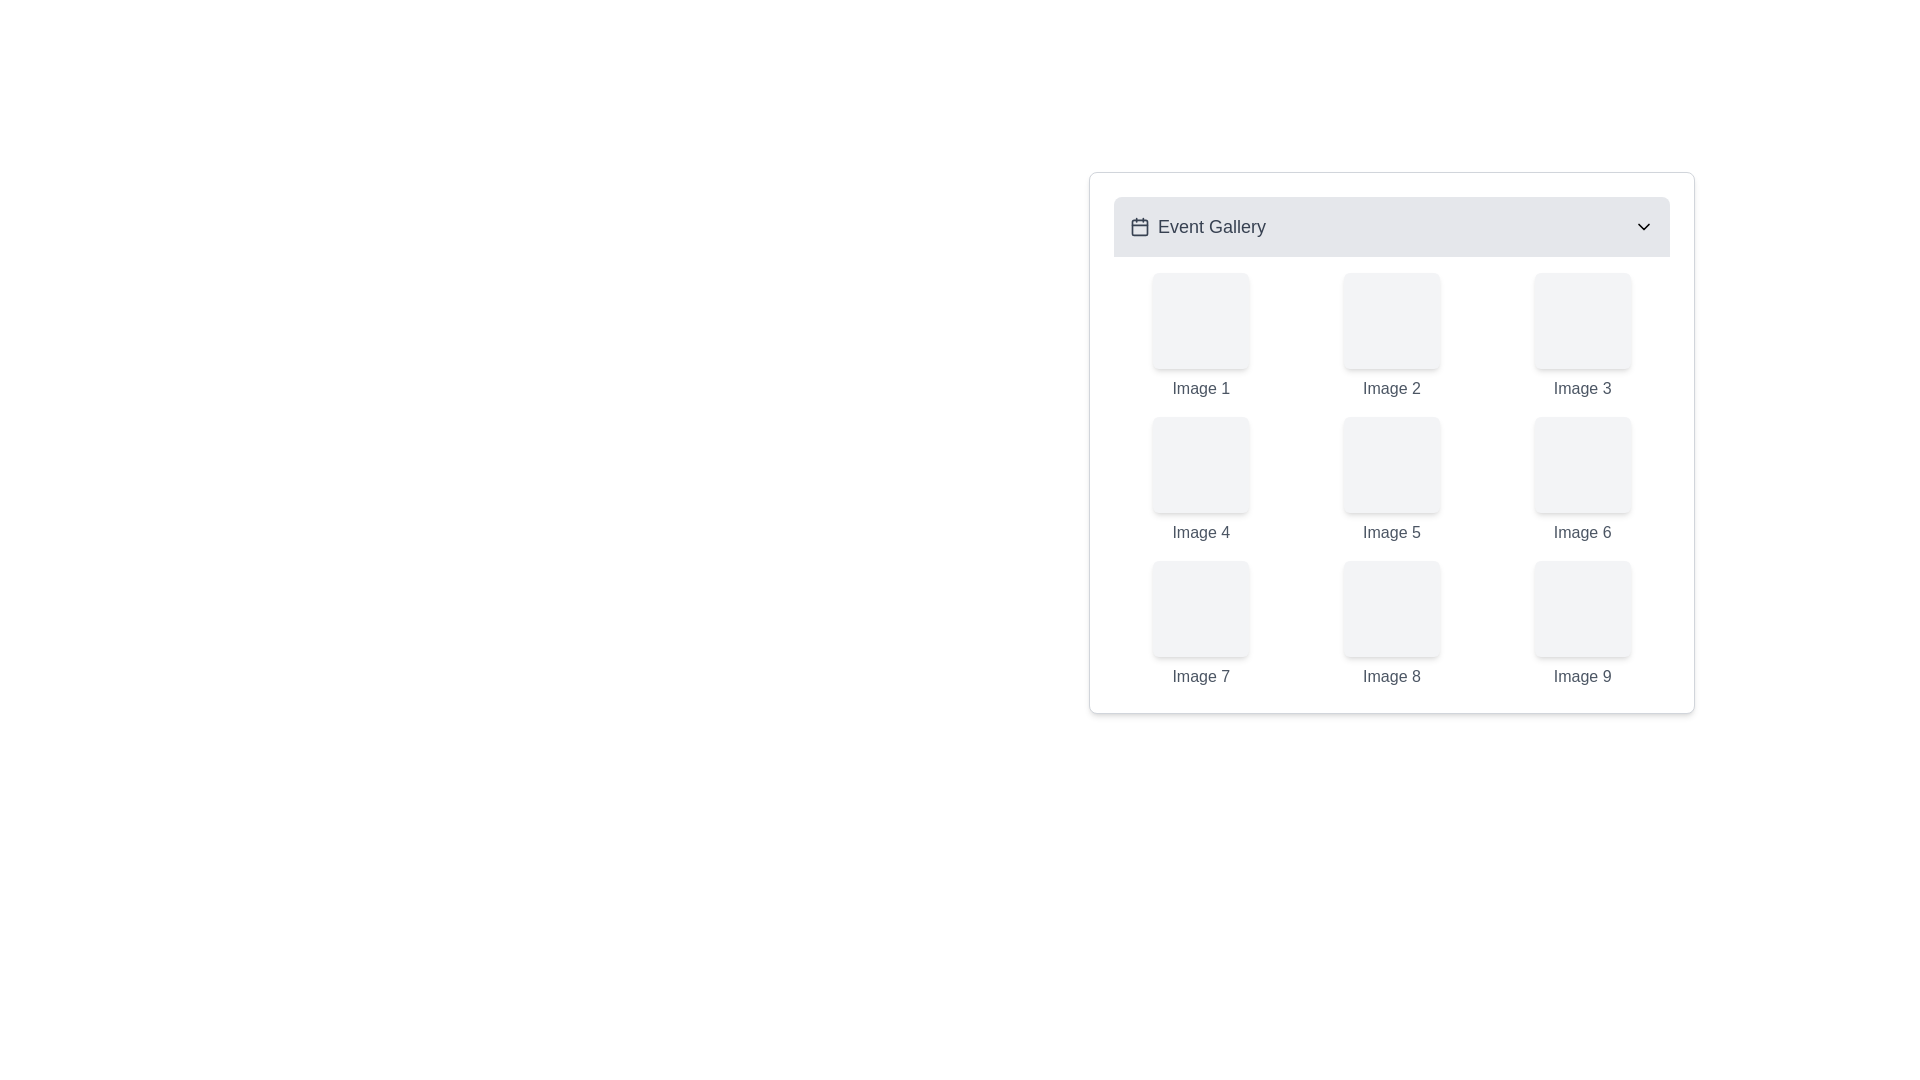  What do you see at coordinates (1391, 676) in the screenshot?
I see `text label associated with the eighth image thumbnail located in the center of the third row on the second column of the grid layout` at bounding box center [1391, 676].